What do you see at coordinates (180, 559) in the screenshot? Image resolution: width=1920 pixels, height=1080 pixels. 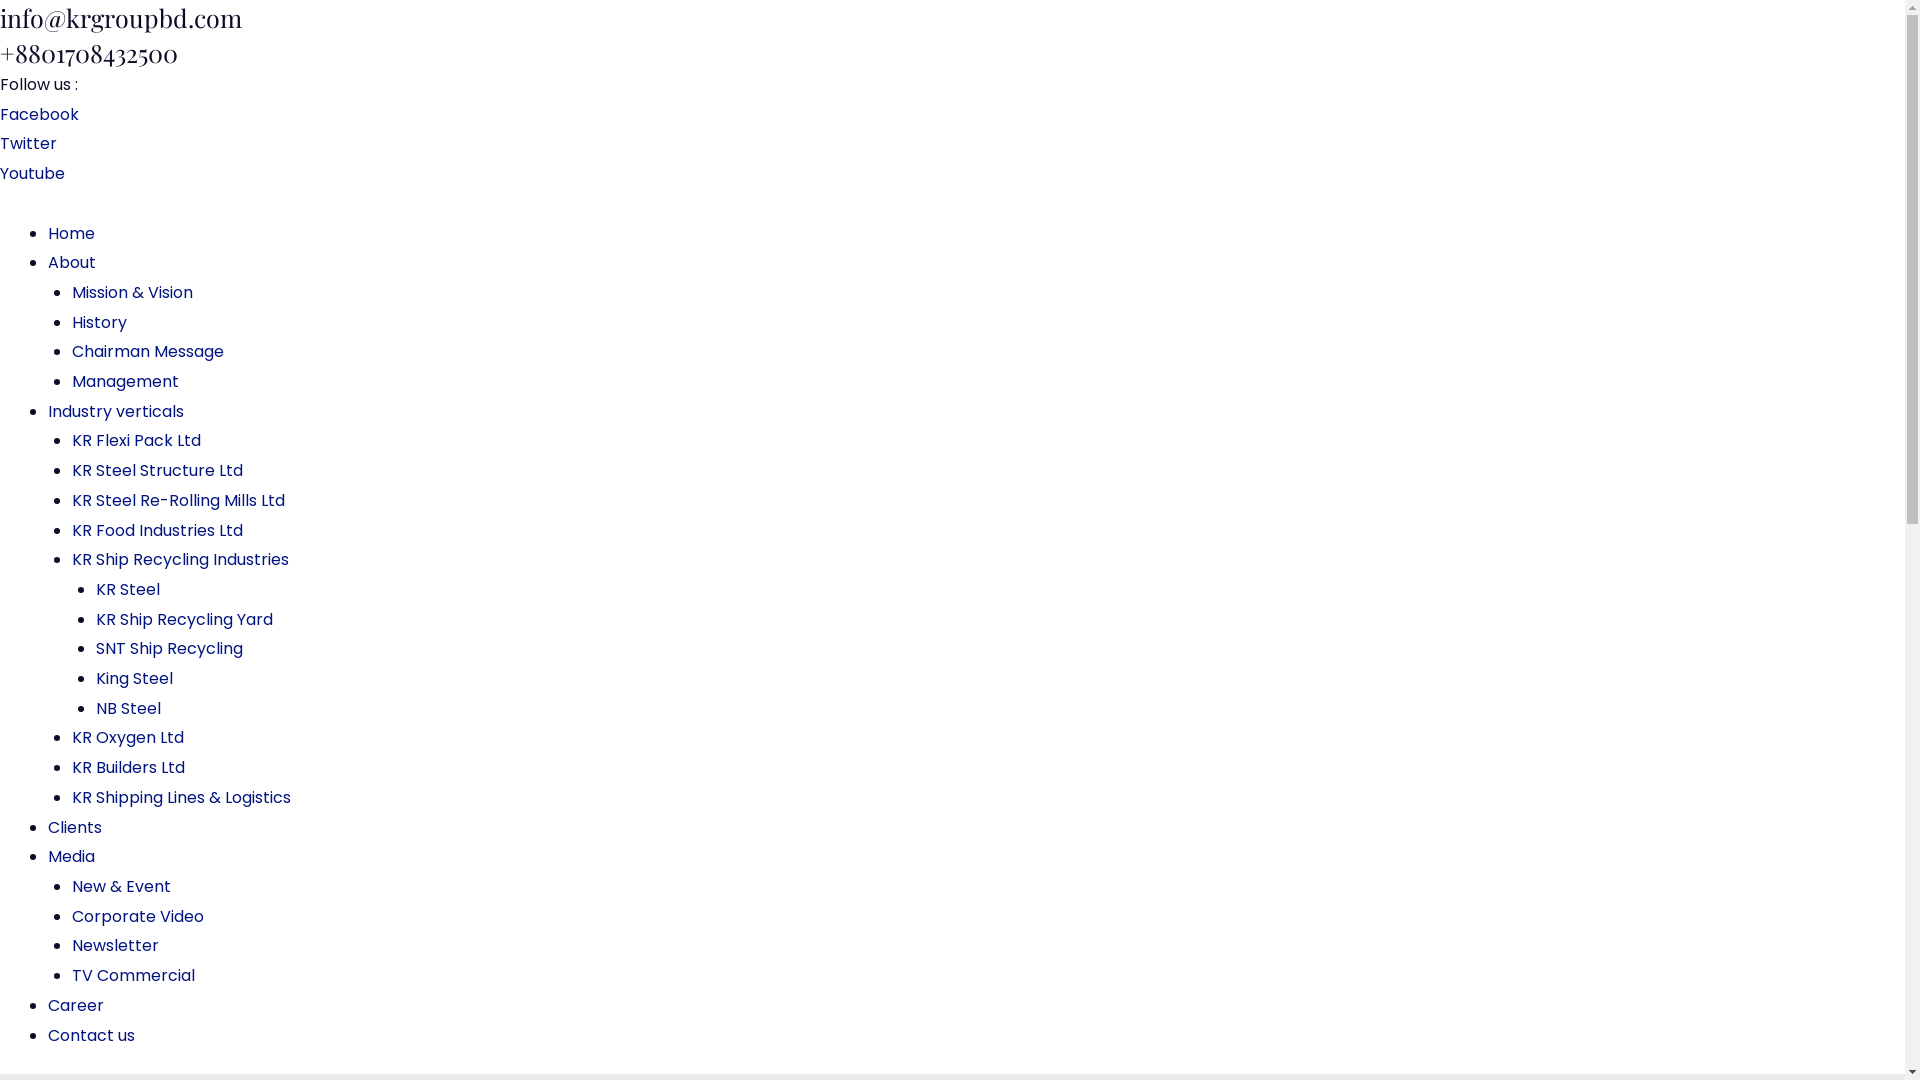 I see `'KR Ship Recycling Industries'` at bounding box center [180, 559].